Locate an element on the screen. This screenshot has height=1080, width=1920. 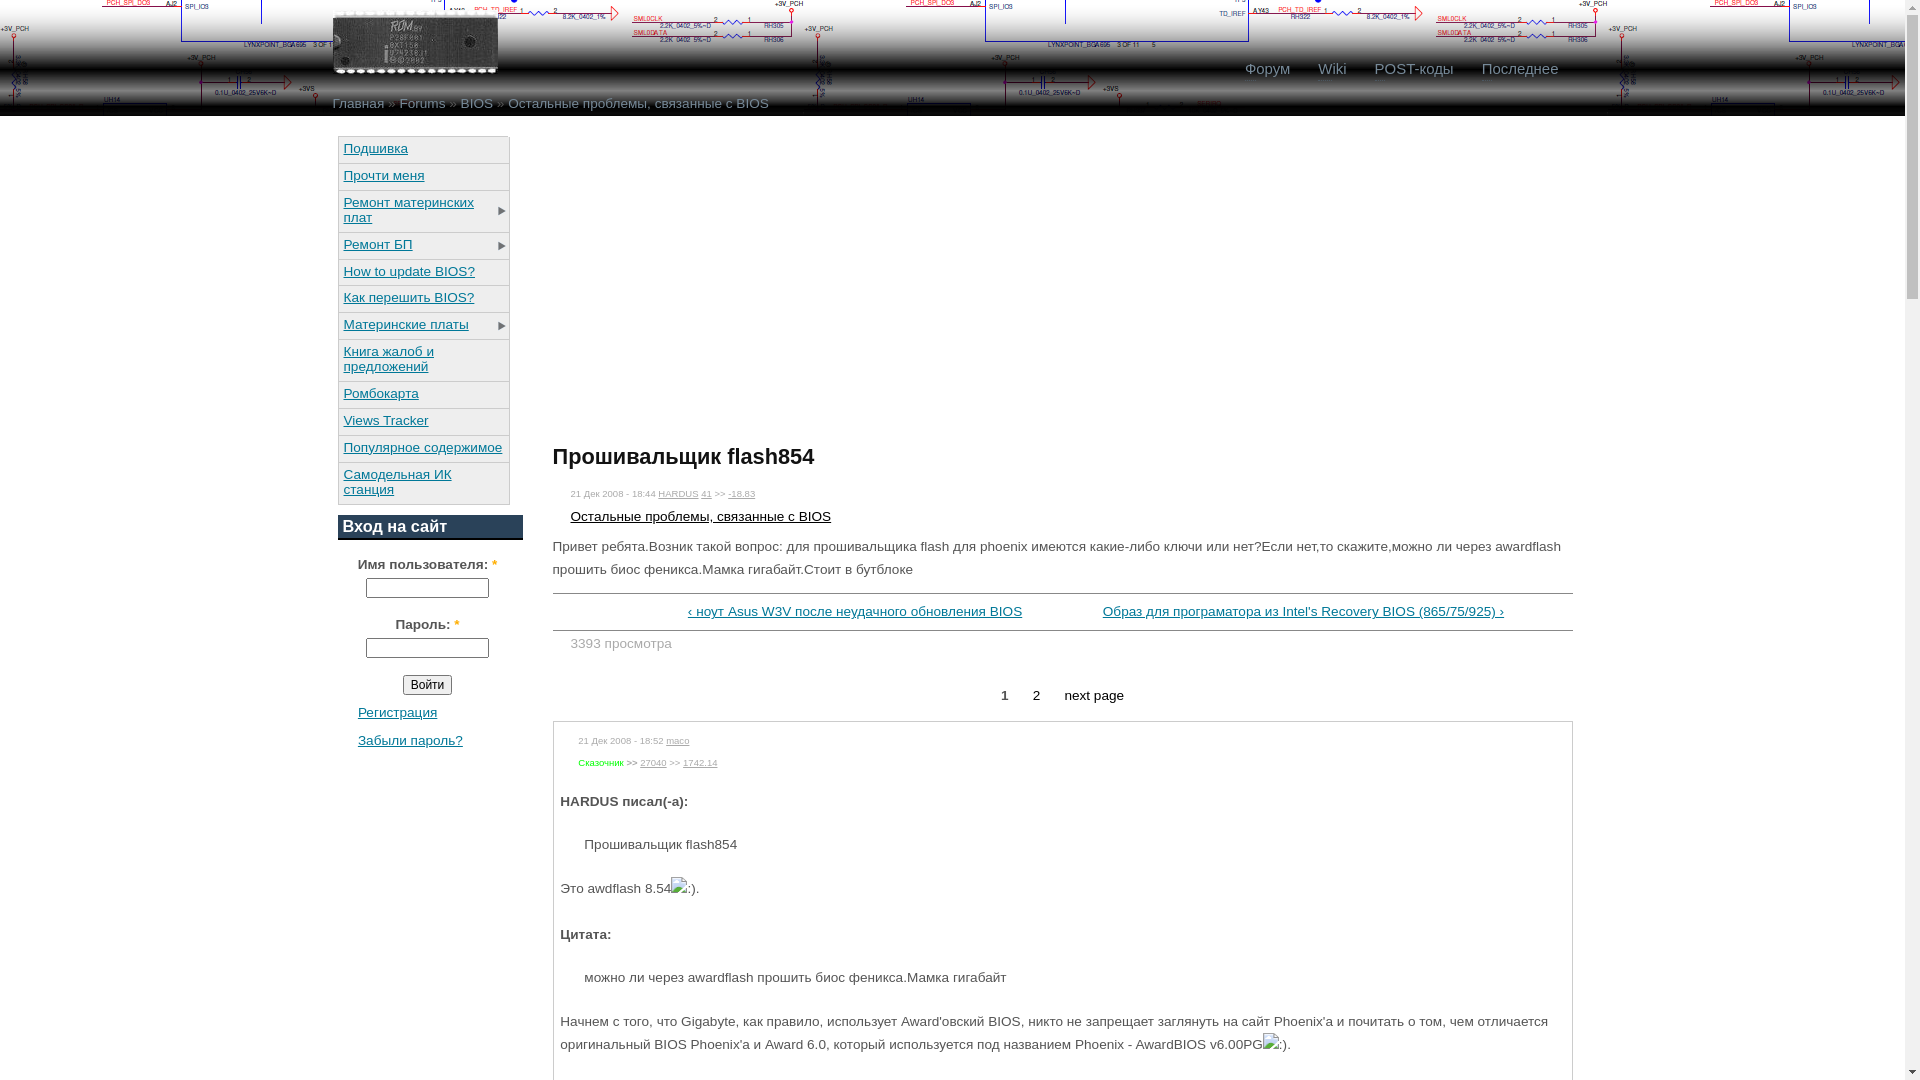
'-18.83' is located at coordinates (740, 493).